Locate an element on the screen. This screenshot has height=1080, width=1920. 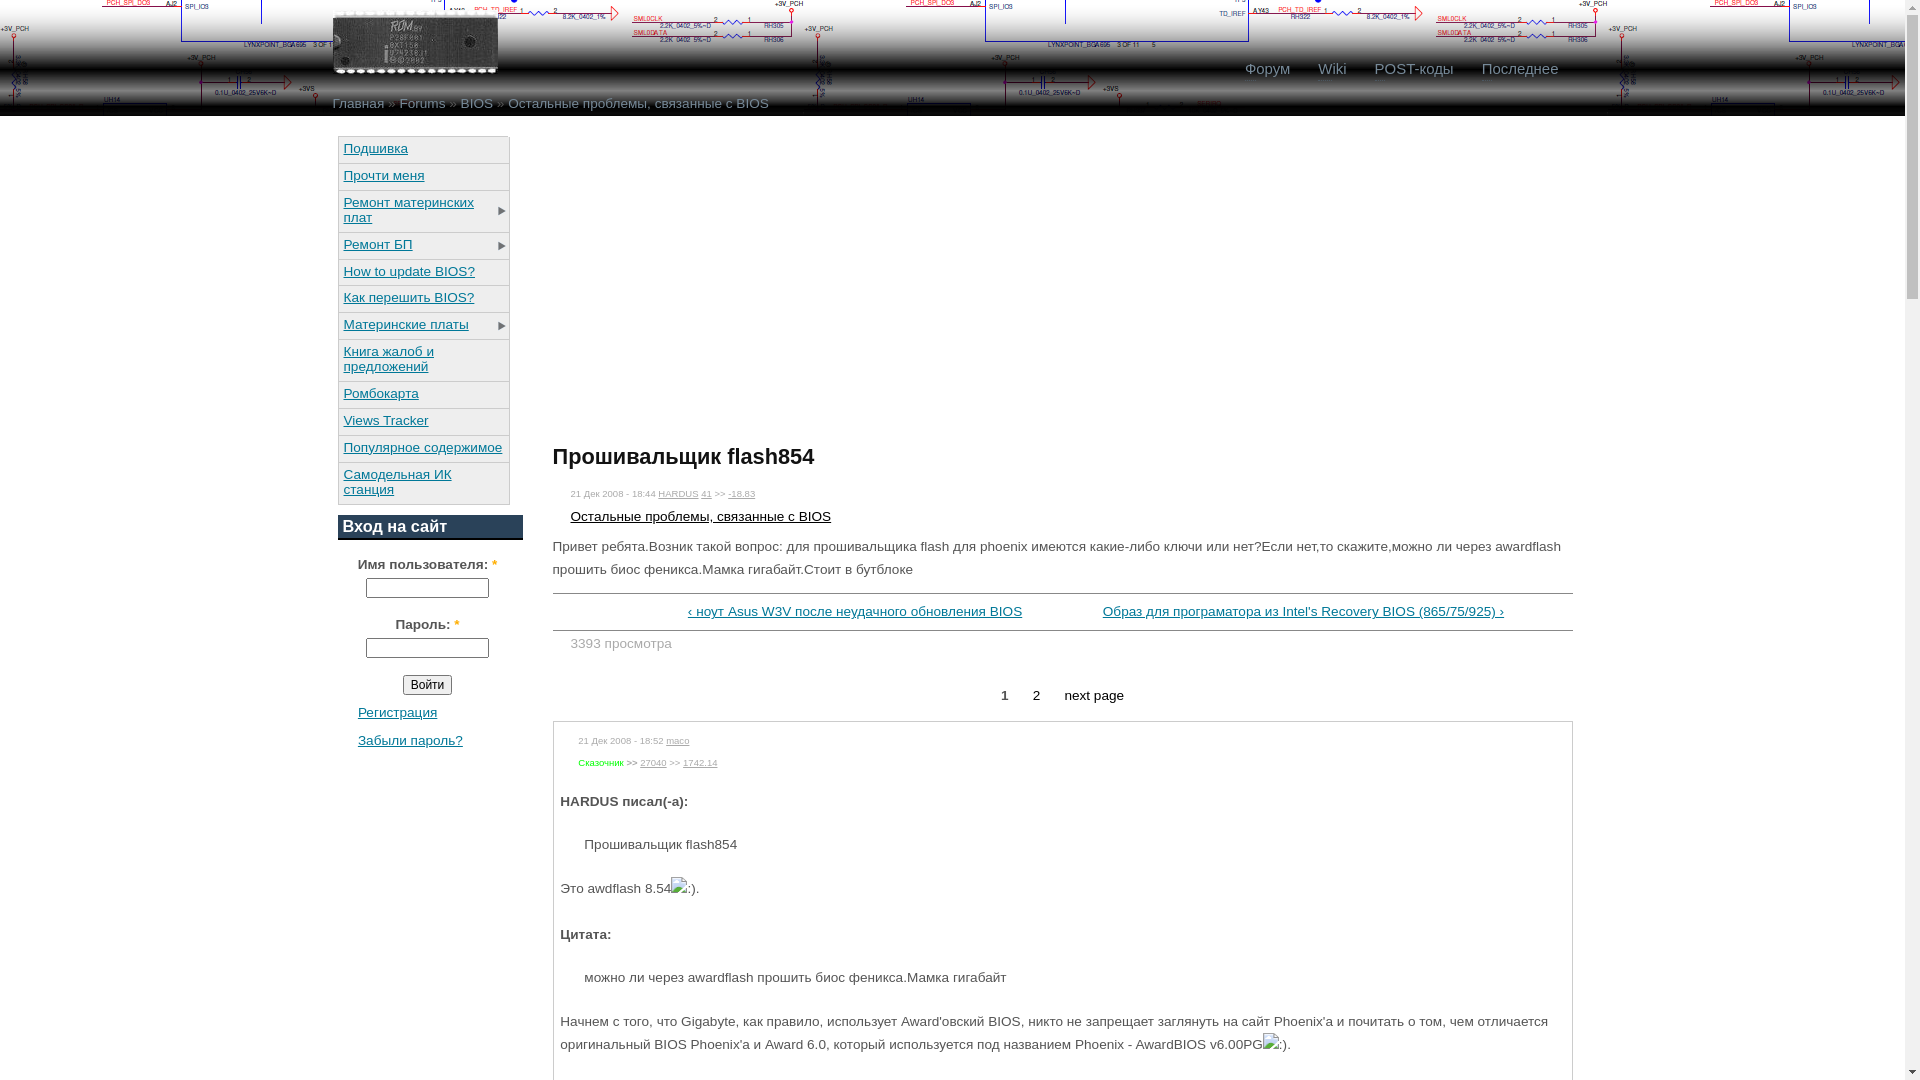
'-18.83' is located at coordinates (740, 493).